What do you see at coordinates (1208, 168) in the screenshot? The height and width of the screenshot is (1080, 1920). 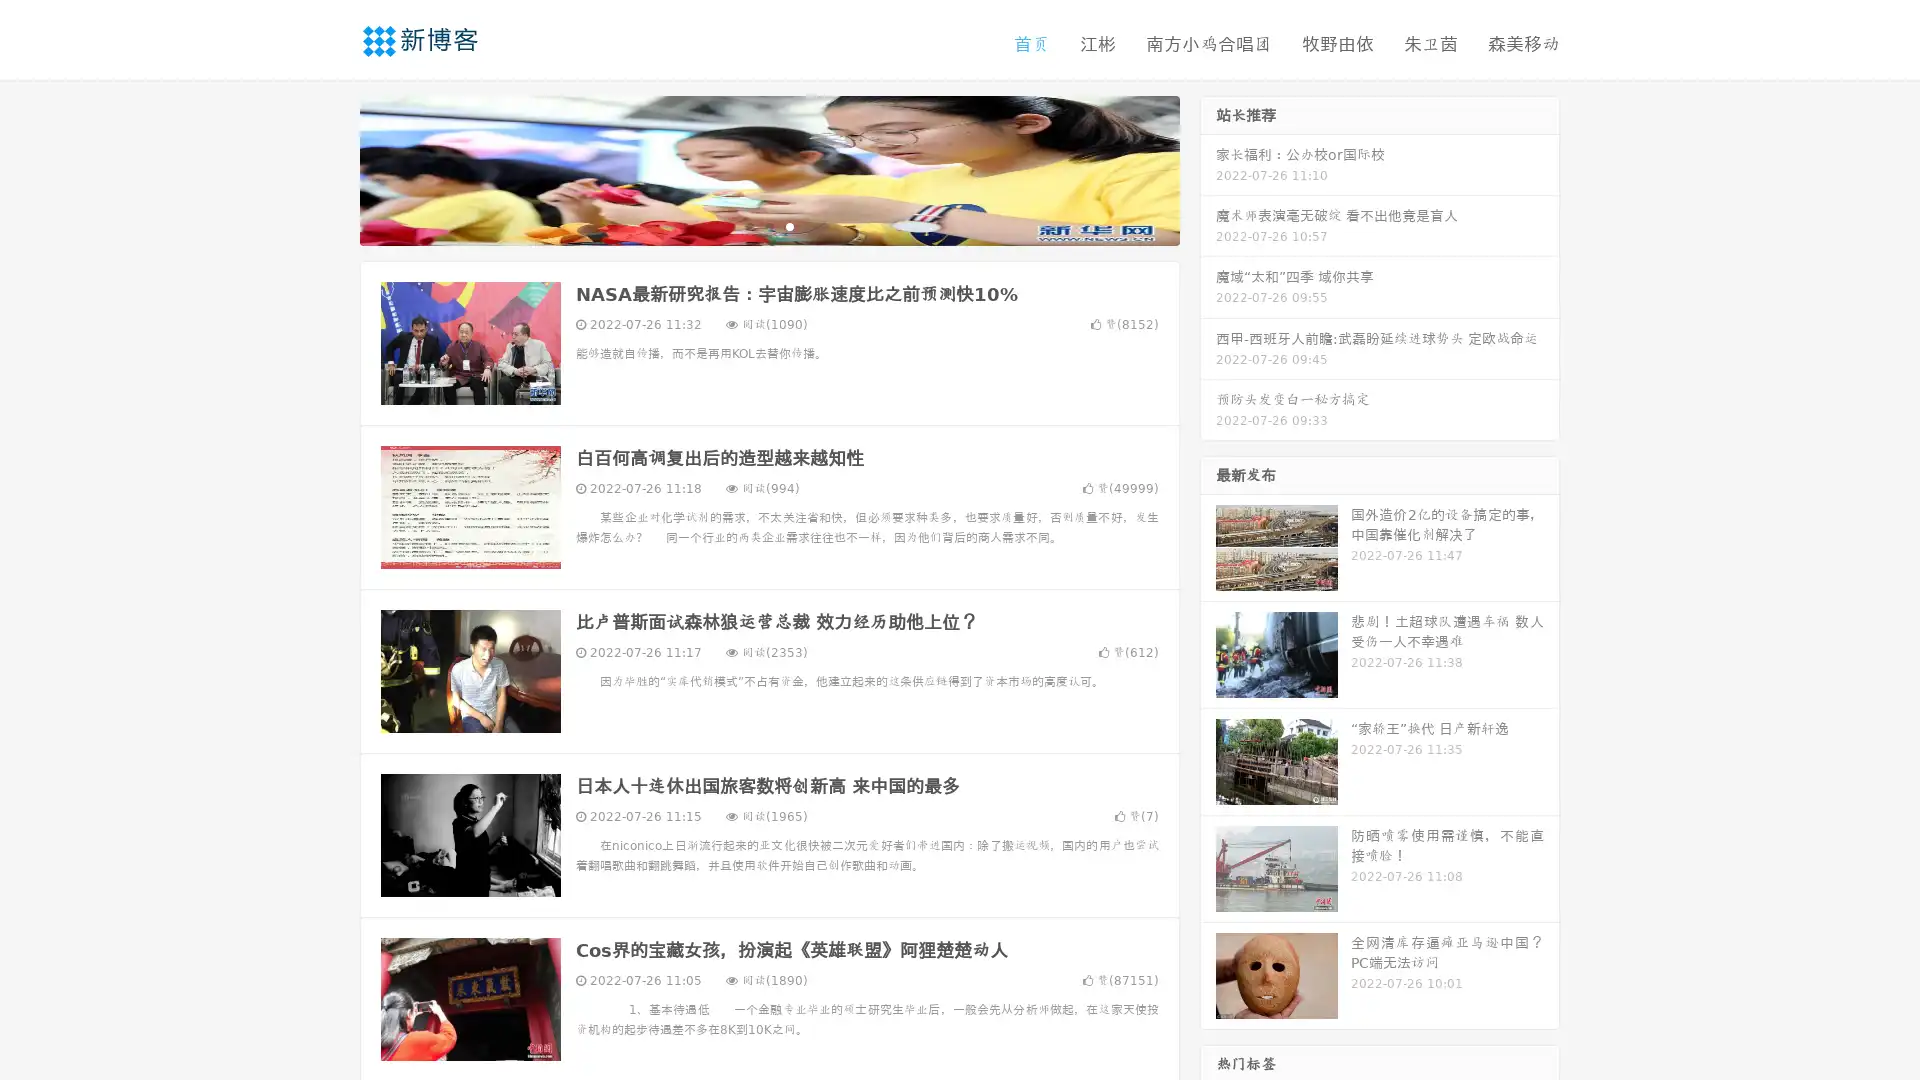 I see `Next slide` at bounding box center [1208, 168].